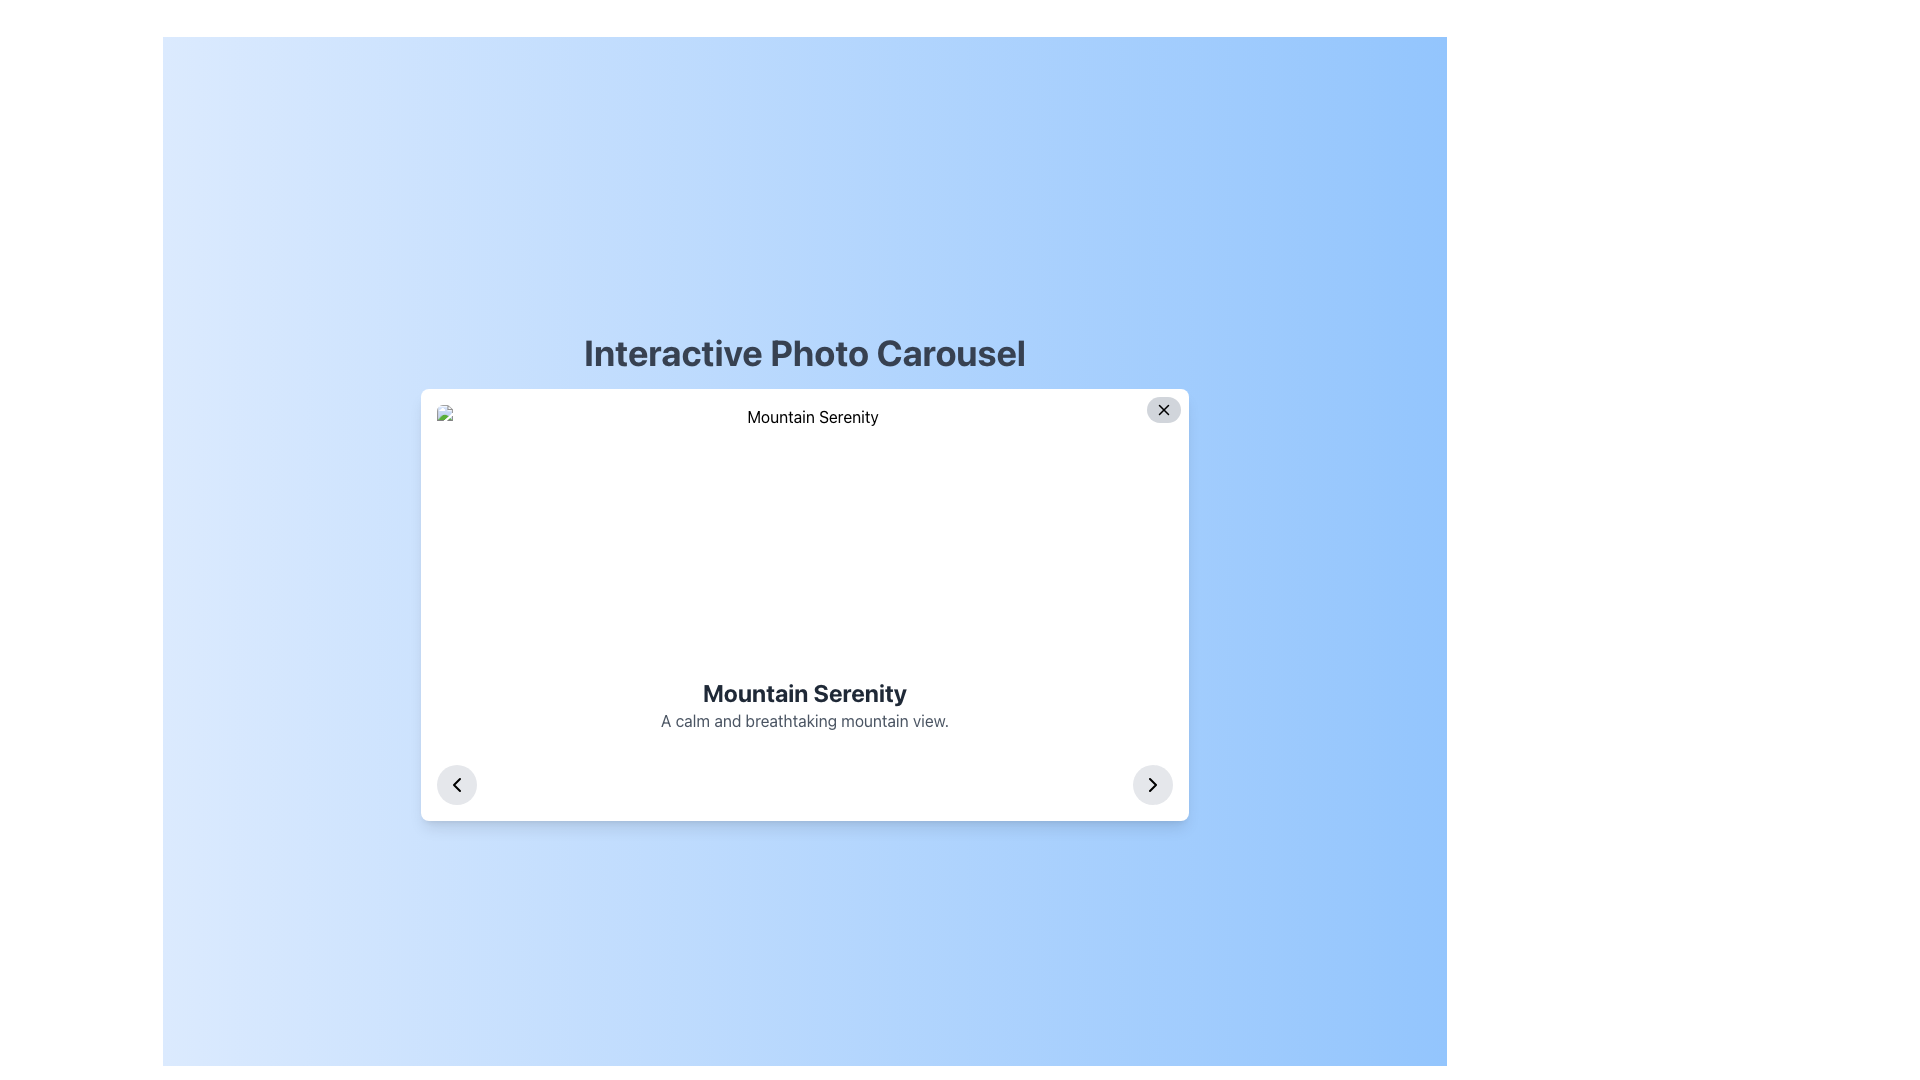  Describe the element at coordinates (1163, 408) in the screenshot. I see `the circular button with a dark gray 'X' icon located at the top-right corner of the modal` at that location.